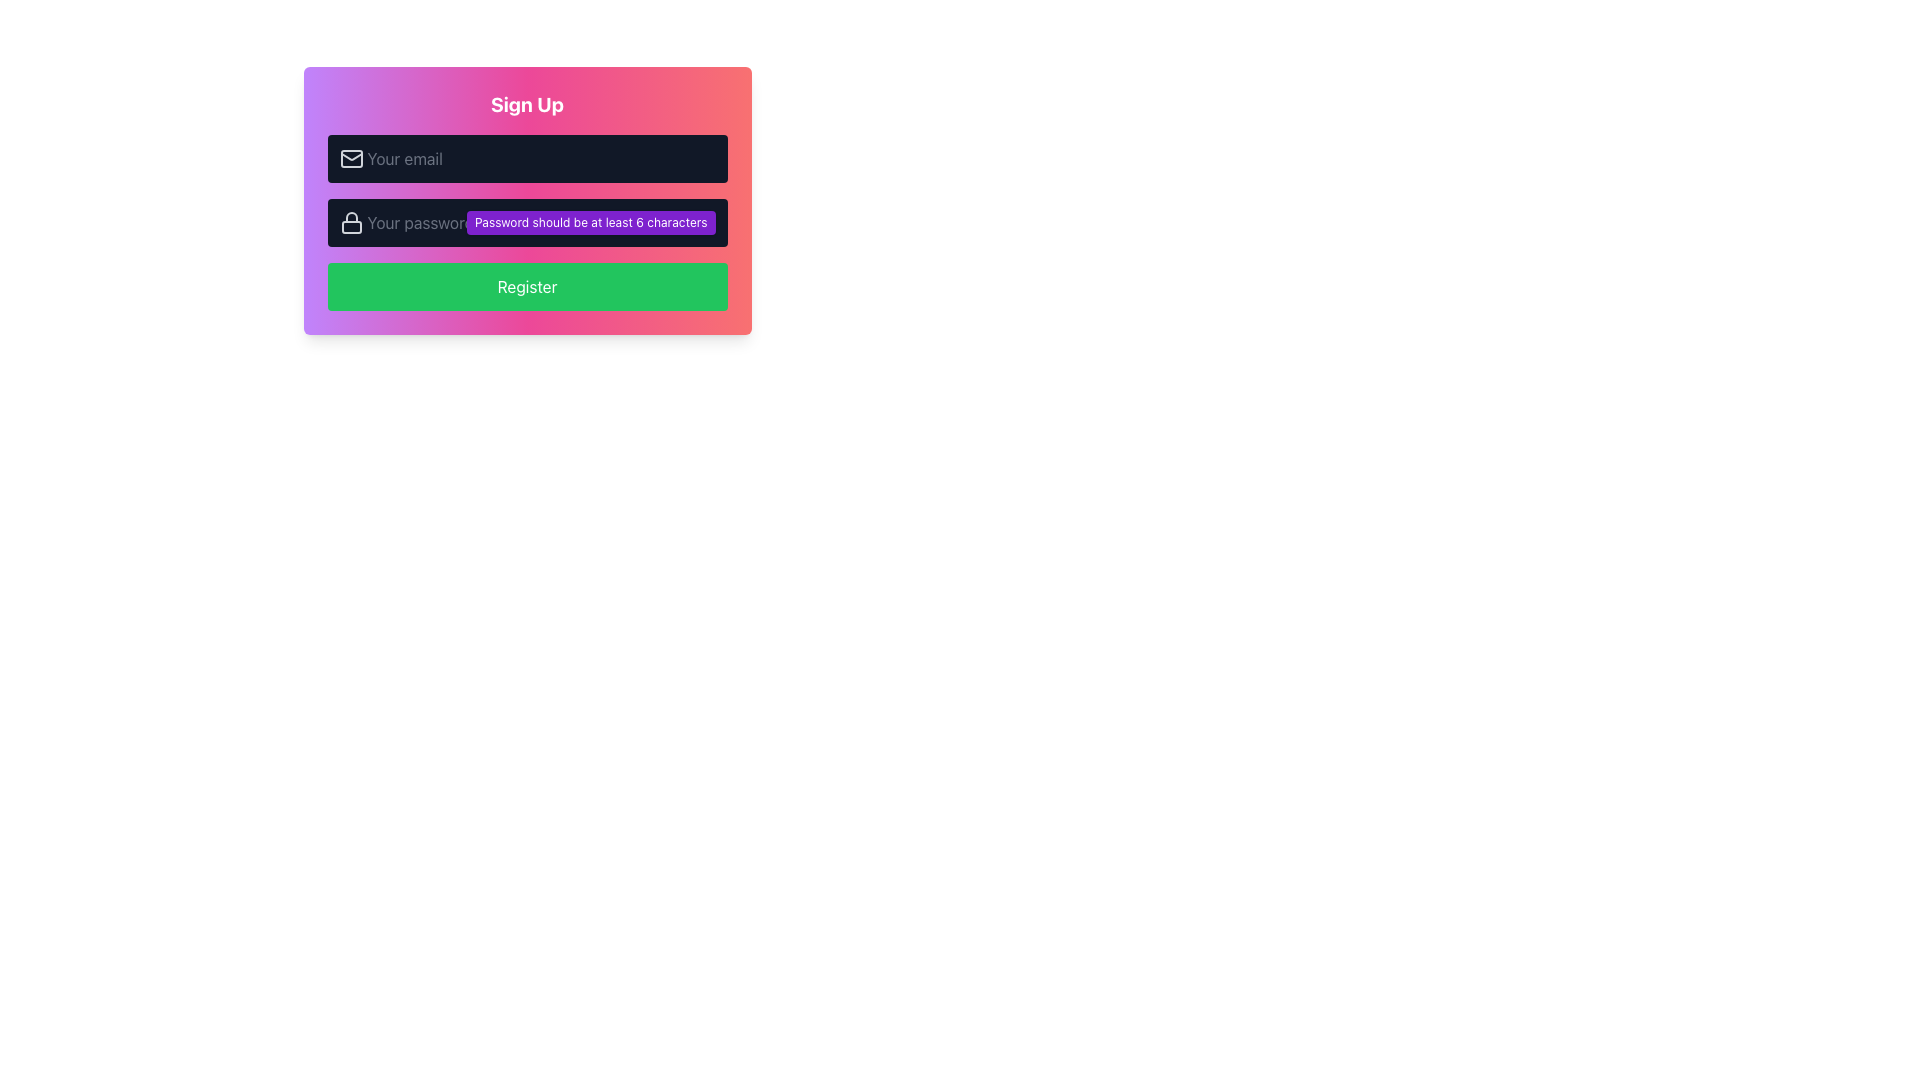  What do you see at coordinates (527, 200) in the screenshot?
I see `the purple validation tooltip next to the Password input field` at bounding box center [527, 200].